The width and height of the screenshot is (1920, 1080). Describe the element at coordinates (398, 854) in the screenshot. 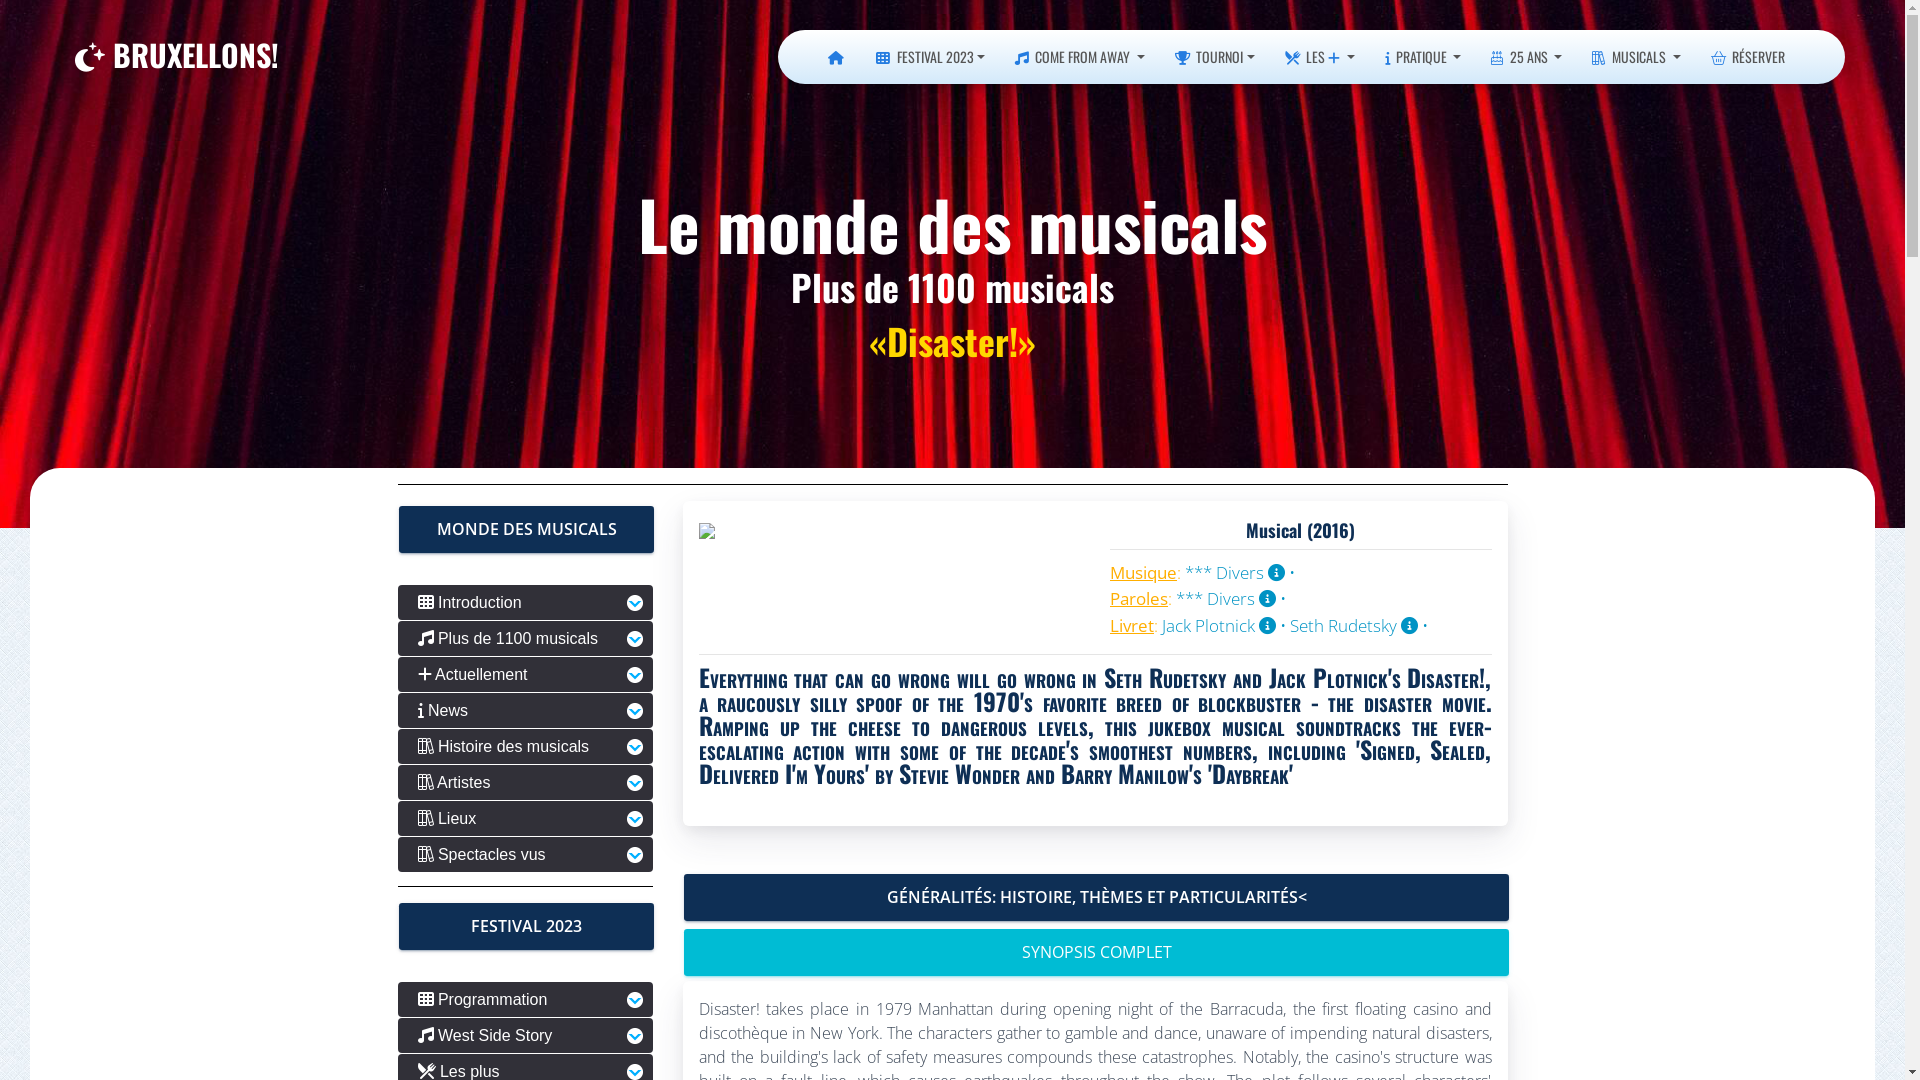

I see `'Spectacles vus'` at that location.